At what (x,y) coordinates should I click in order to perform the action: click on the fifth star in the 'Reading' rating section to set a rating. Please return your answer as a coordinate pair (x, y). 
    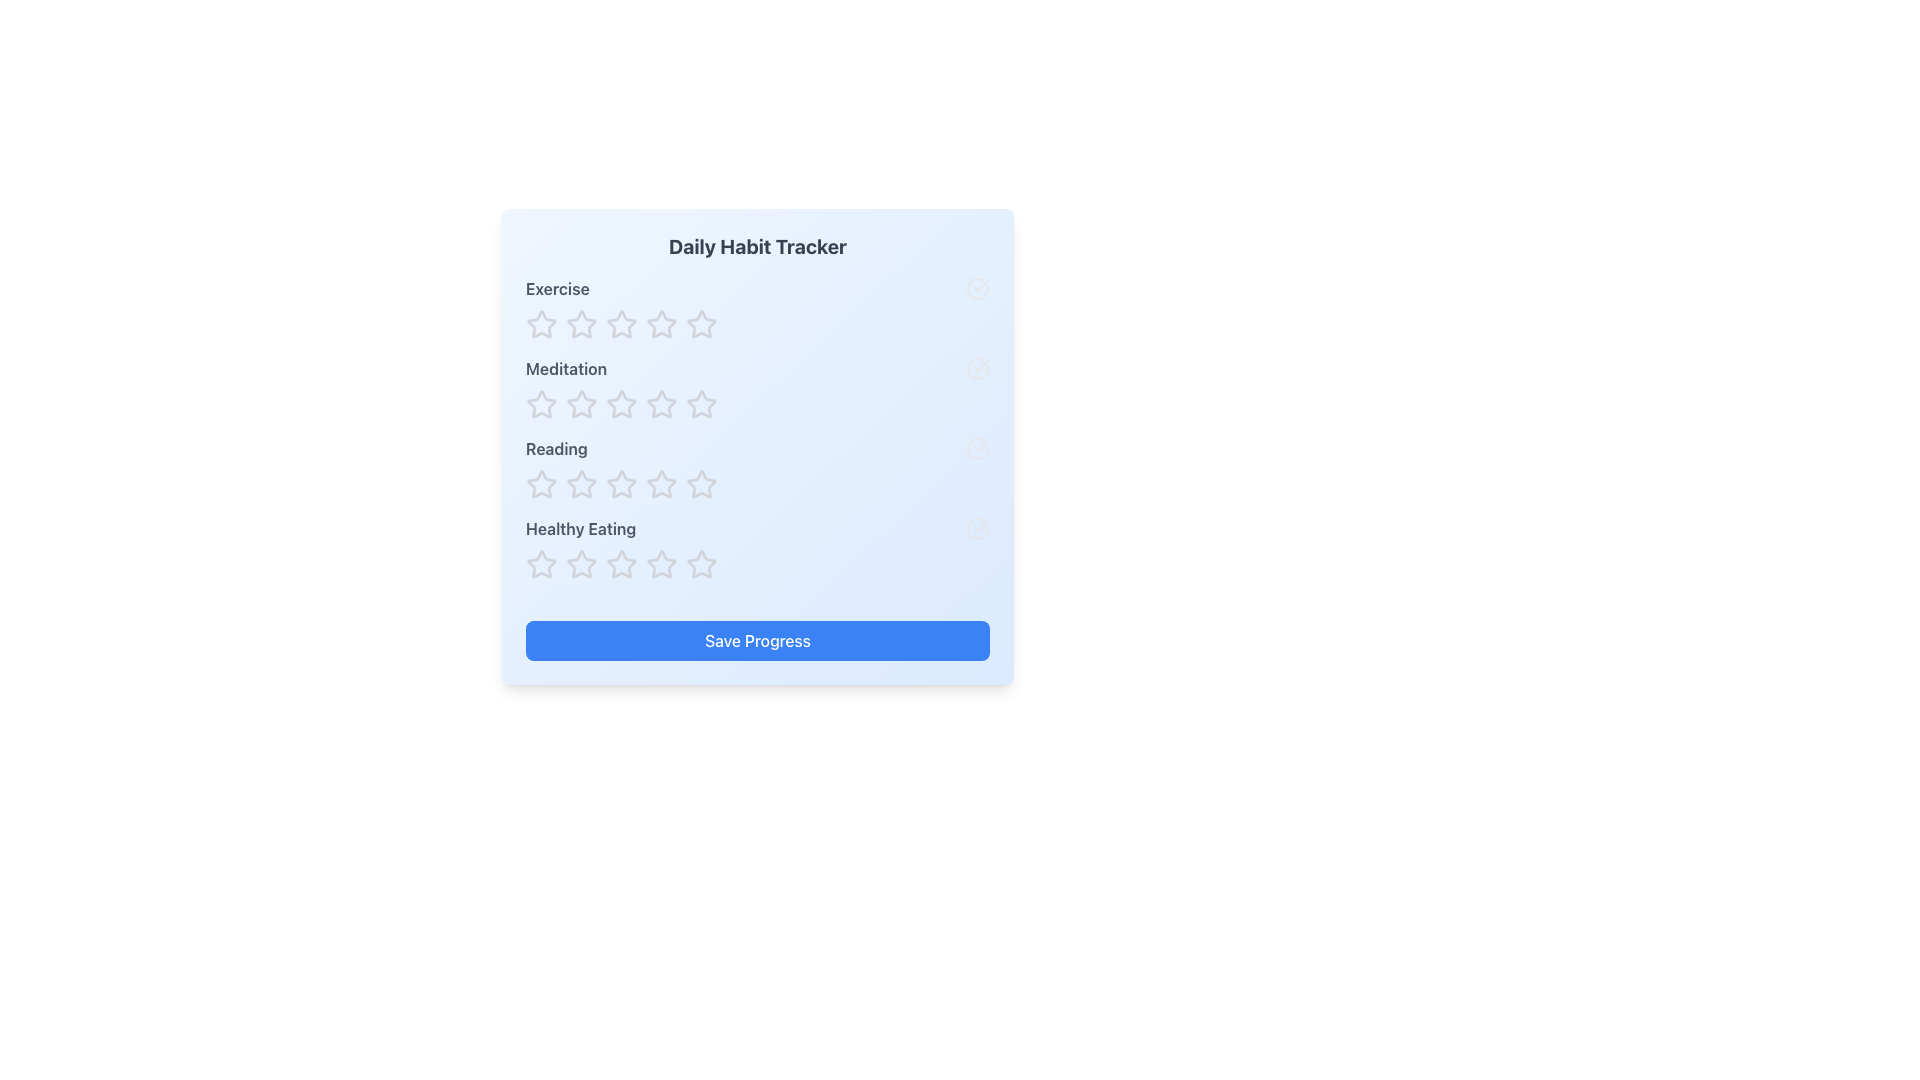
    Looking at the image, I should click on (701, 485).